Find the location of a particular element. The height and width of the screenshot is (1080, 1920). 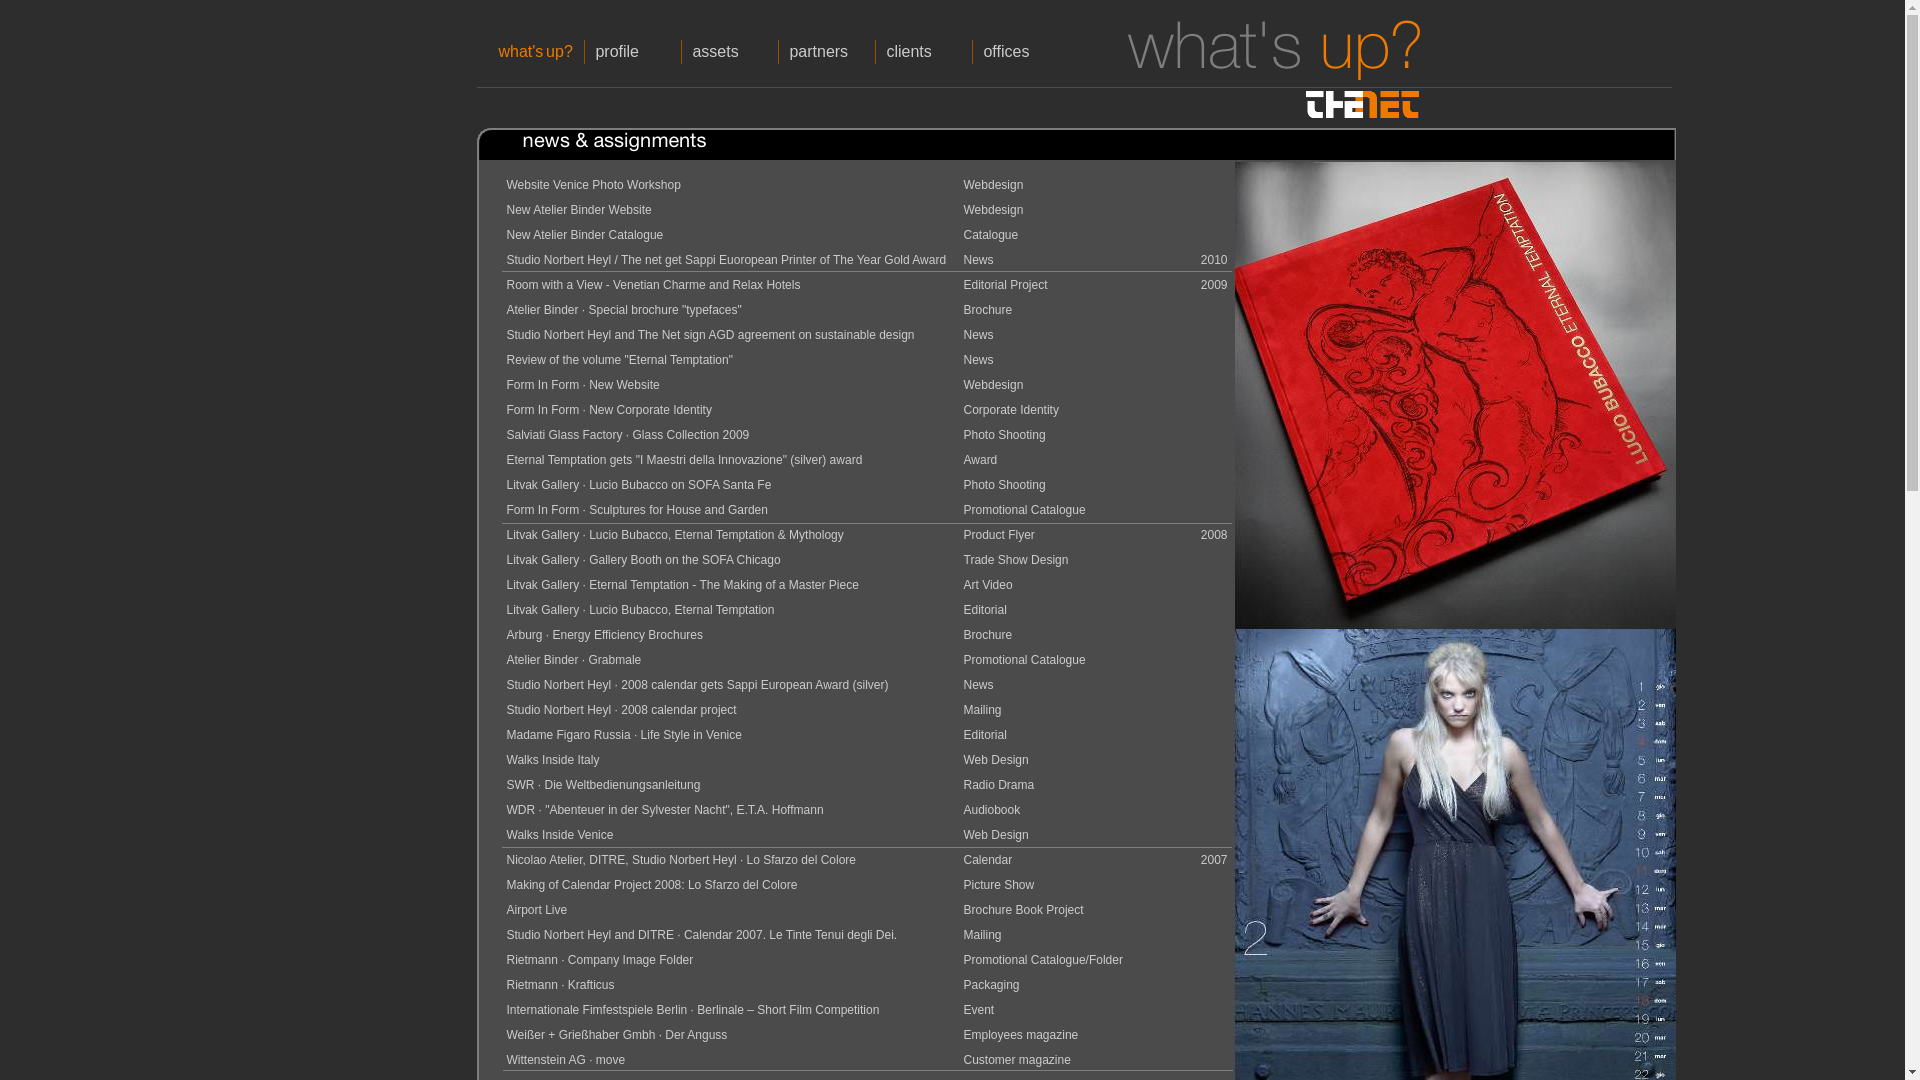

'New Atelier Binder Website' is located at coordinates (577, 209).